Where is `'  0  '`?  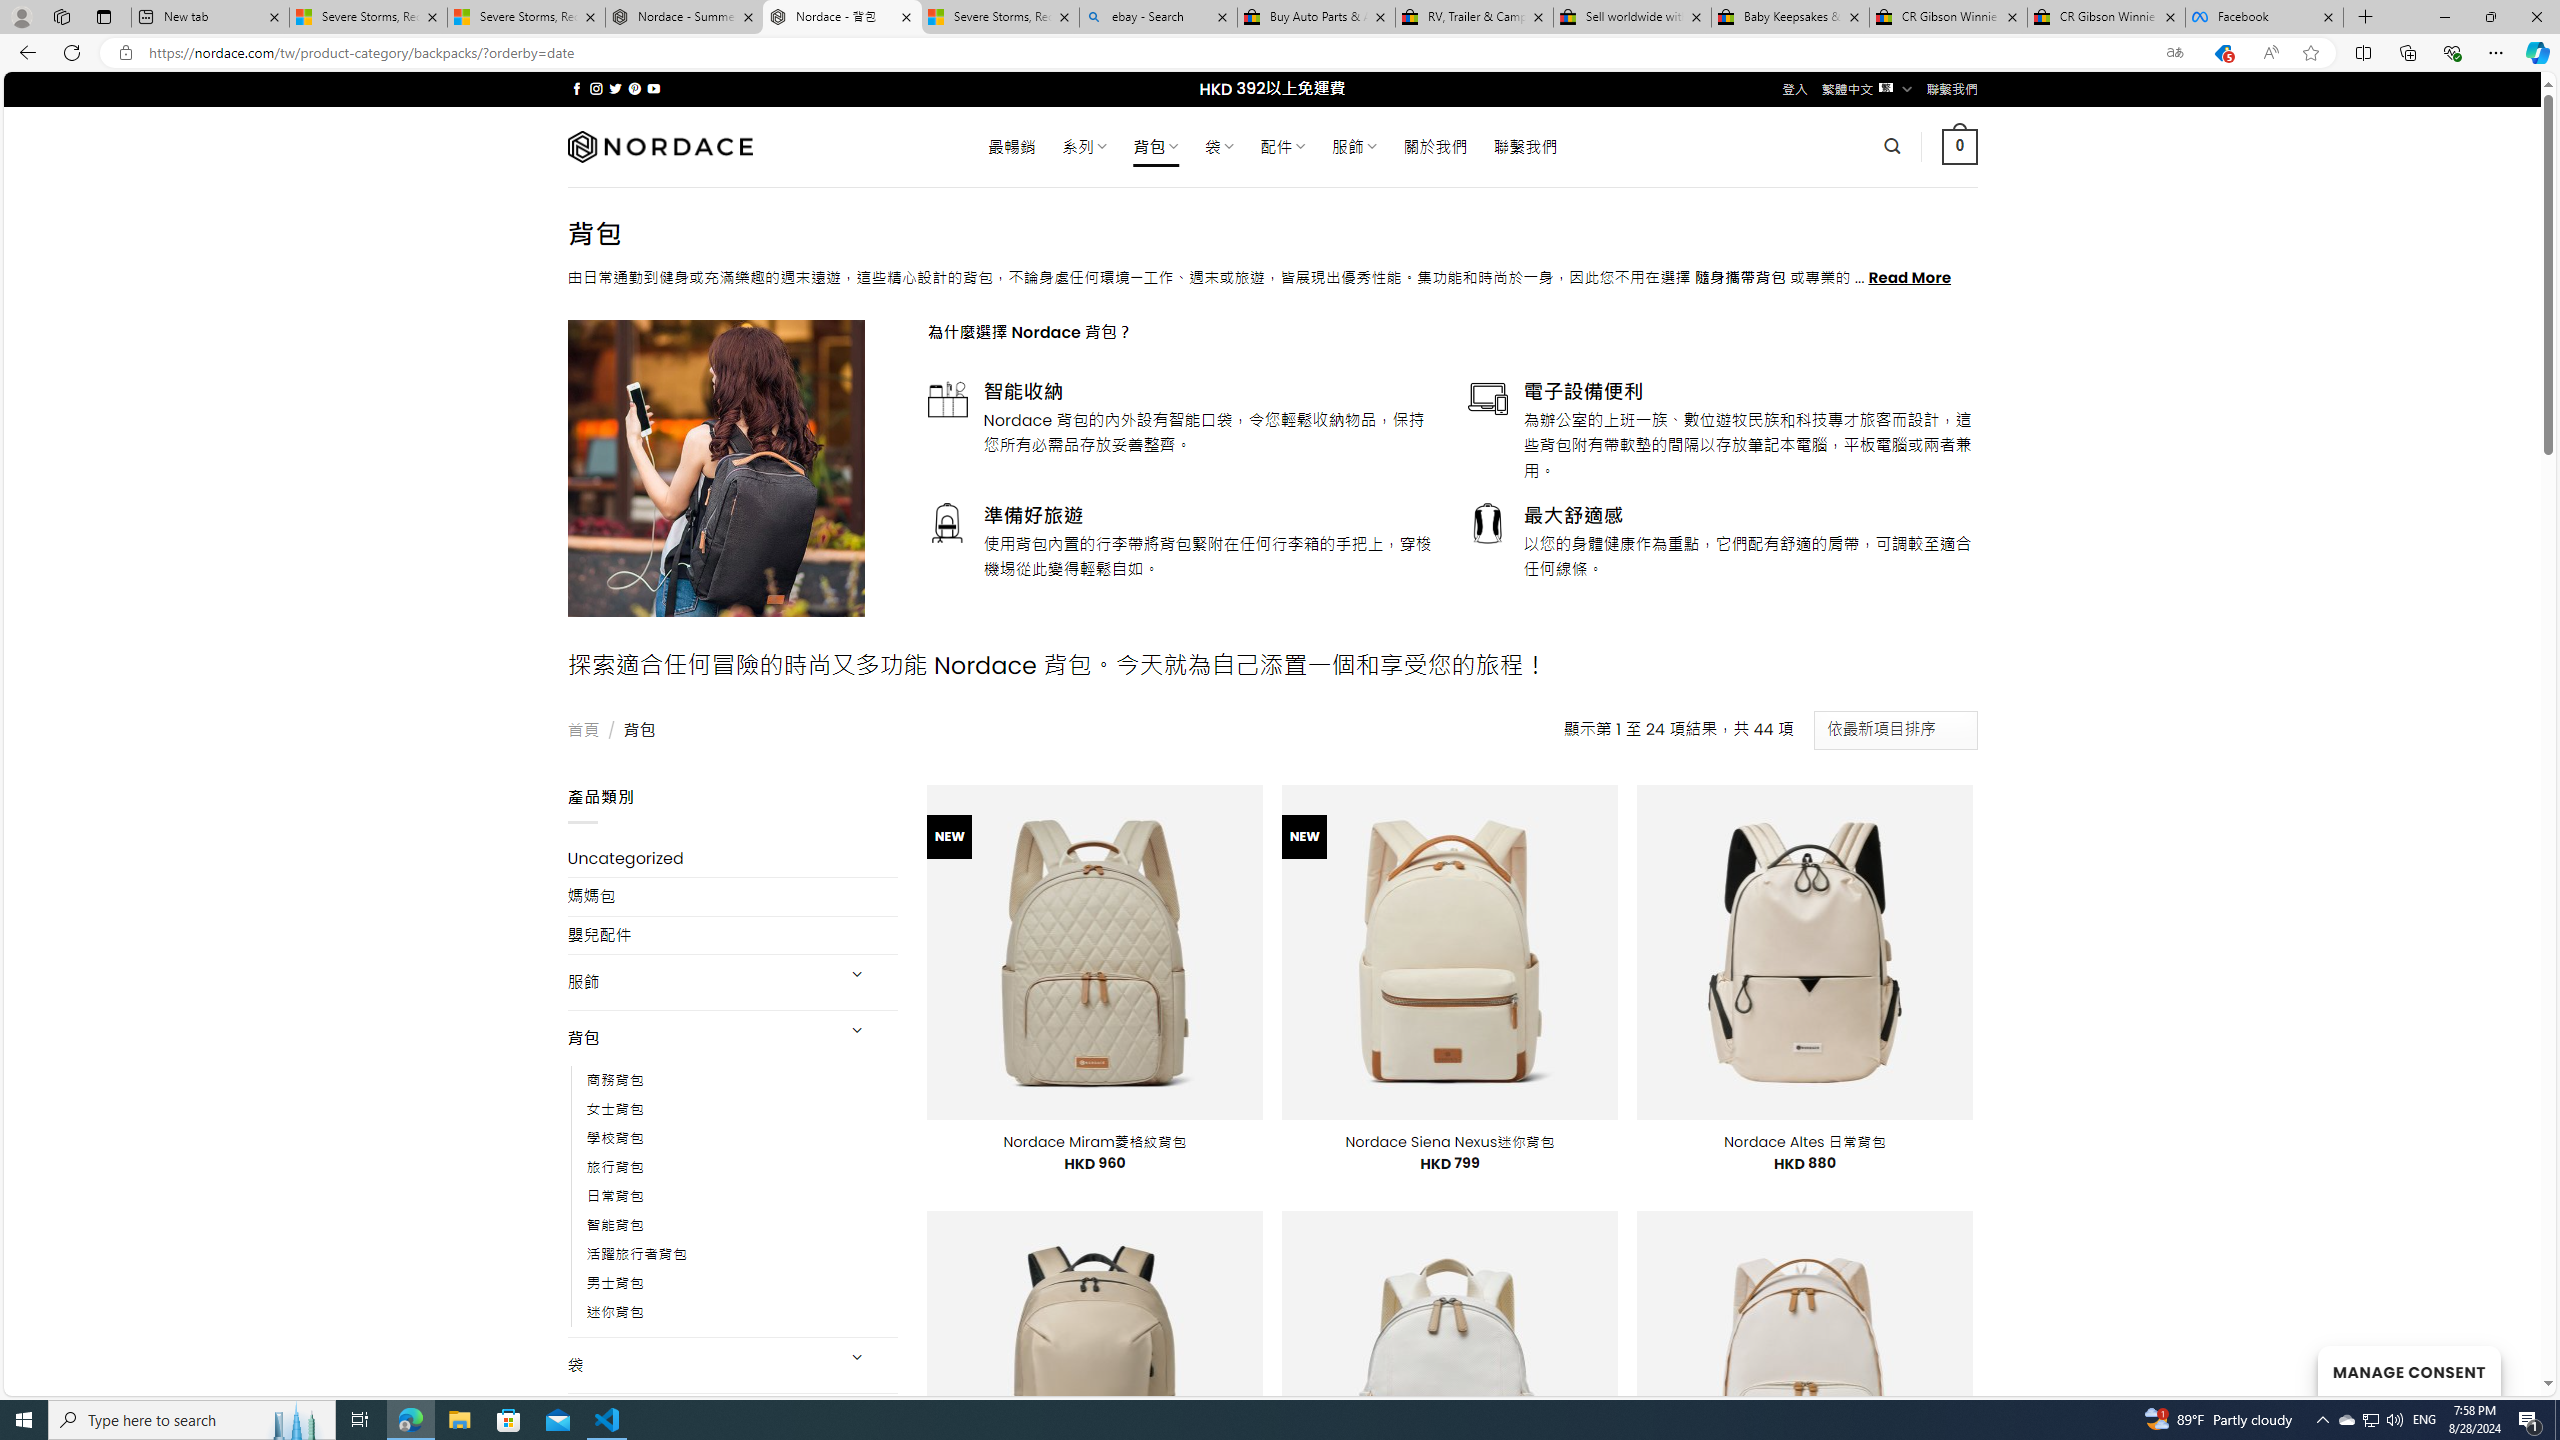
'  0  ' is located at coordinates (1960, 145).